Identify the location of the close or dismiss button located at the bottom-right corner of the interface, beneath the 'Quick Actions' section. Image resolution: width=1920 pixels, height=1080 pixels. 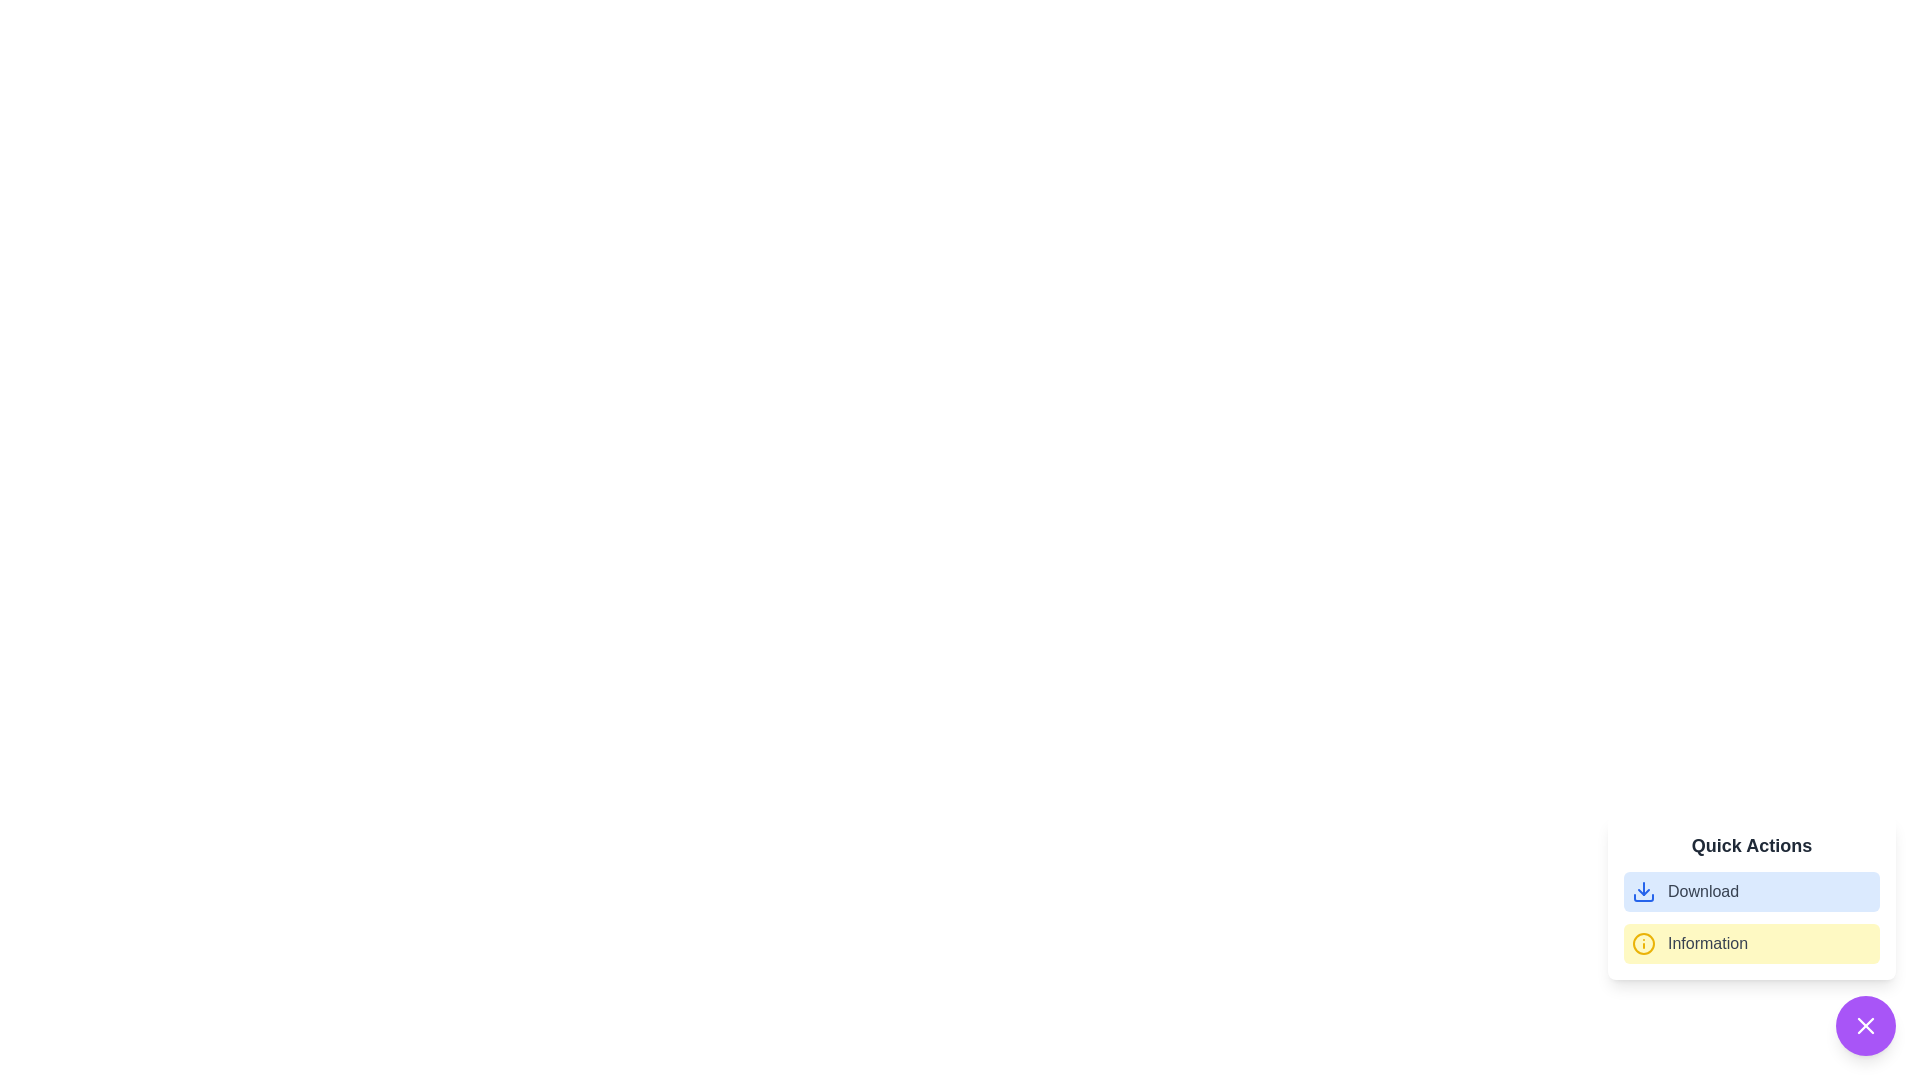
(1865, 1026).